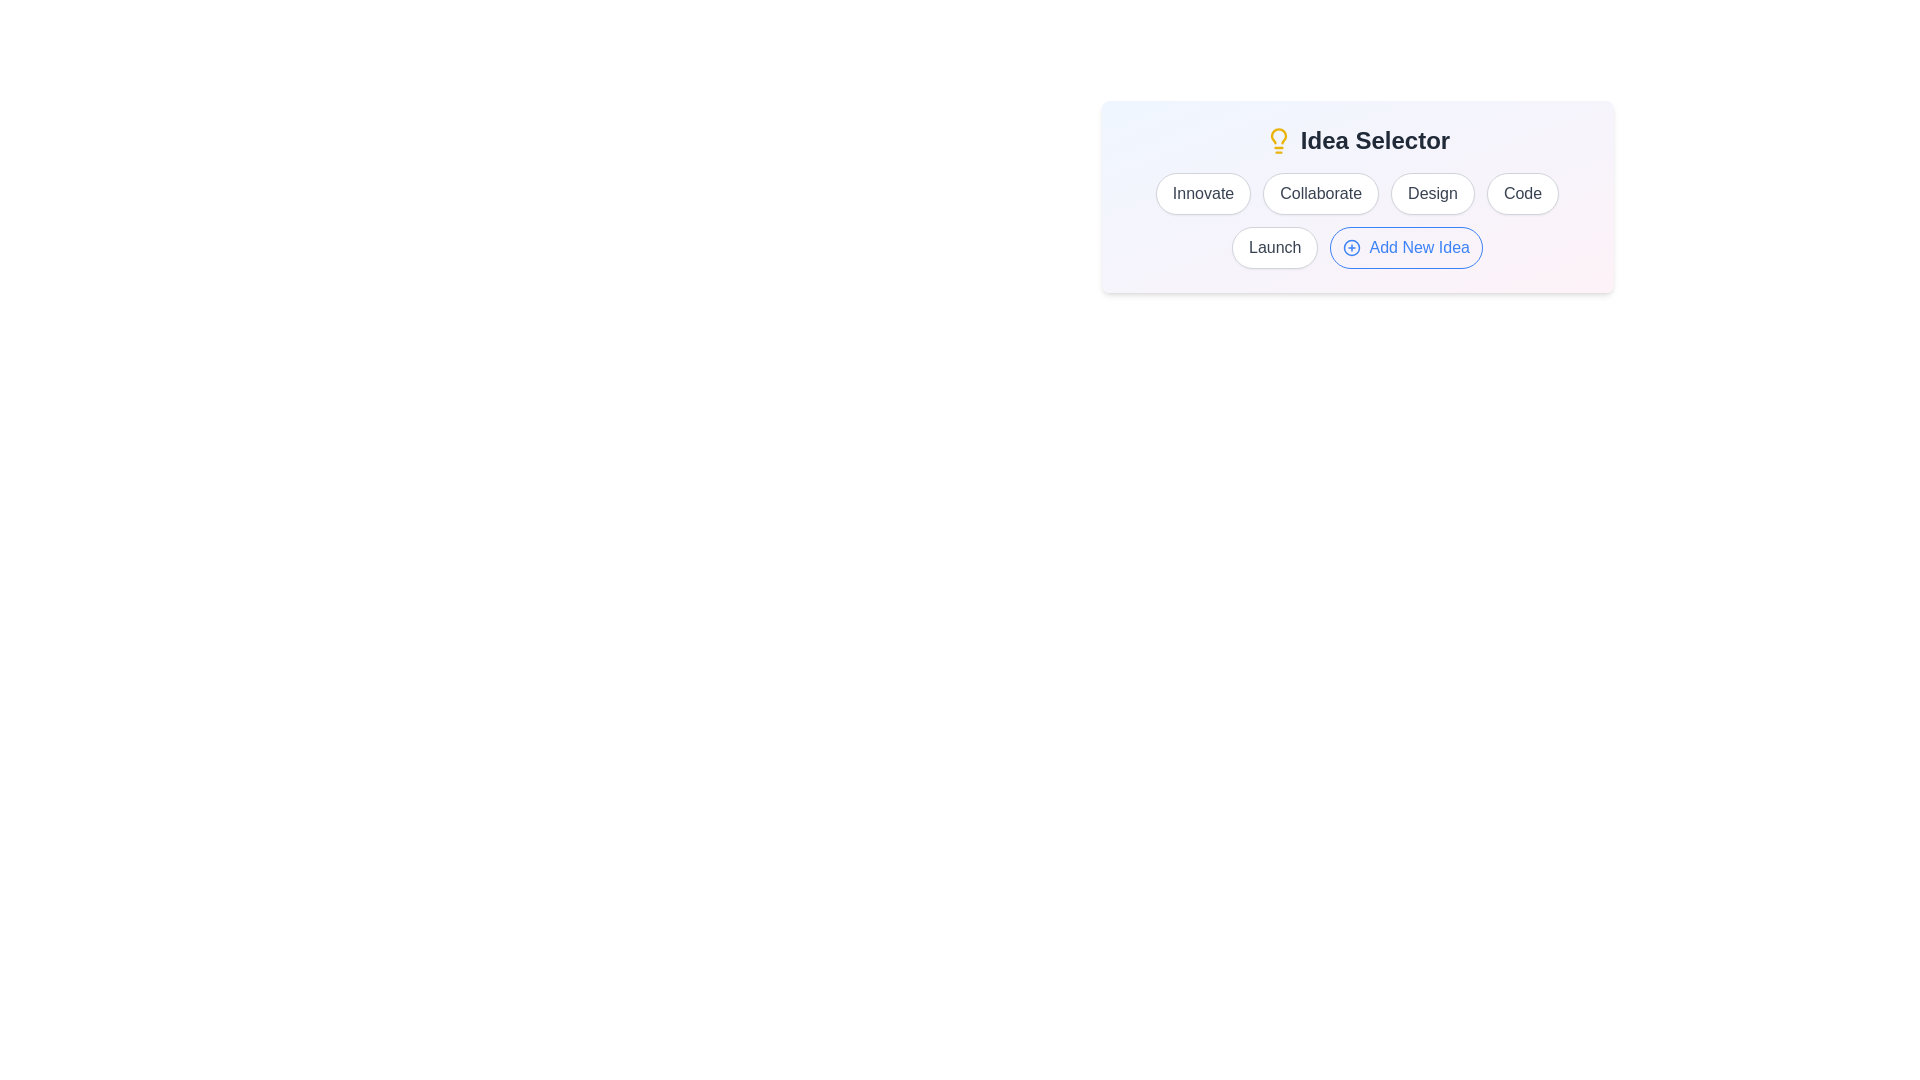 This screenshot has width=1920, height=1080. I want to click on the idea labeled Code to select it, so click(1521, 193).